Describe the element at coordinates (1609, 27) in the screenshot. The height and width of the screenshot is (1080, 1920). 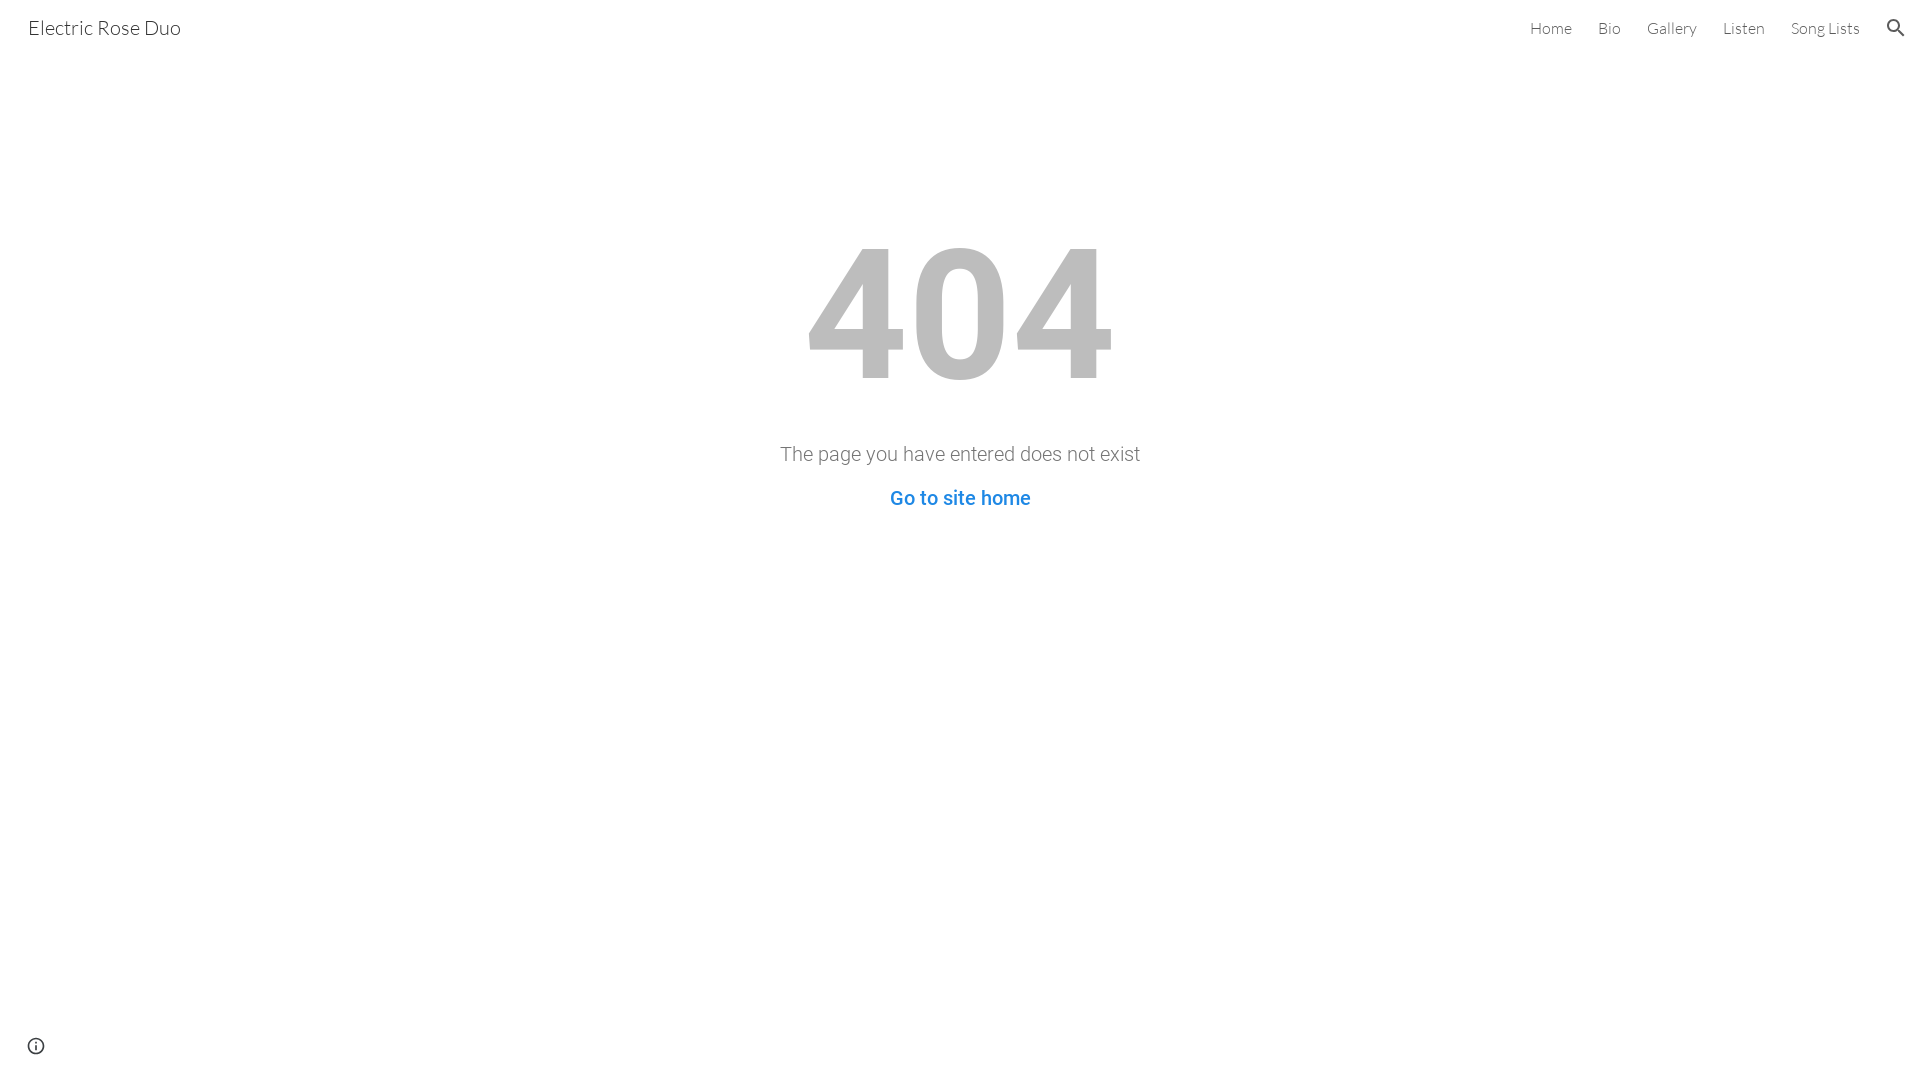
I see `'Bio'` at that location.